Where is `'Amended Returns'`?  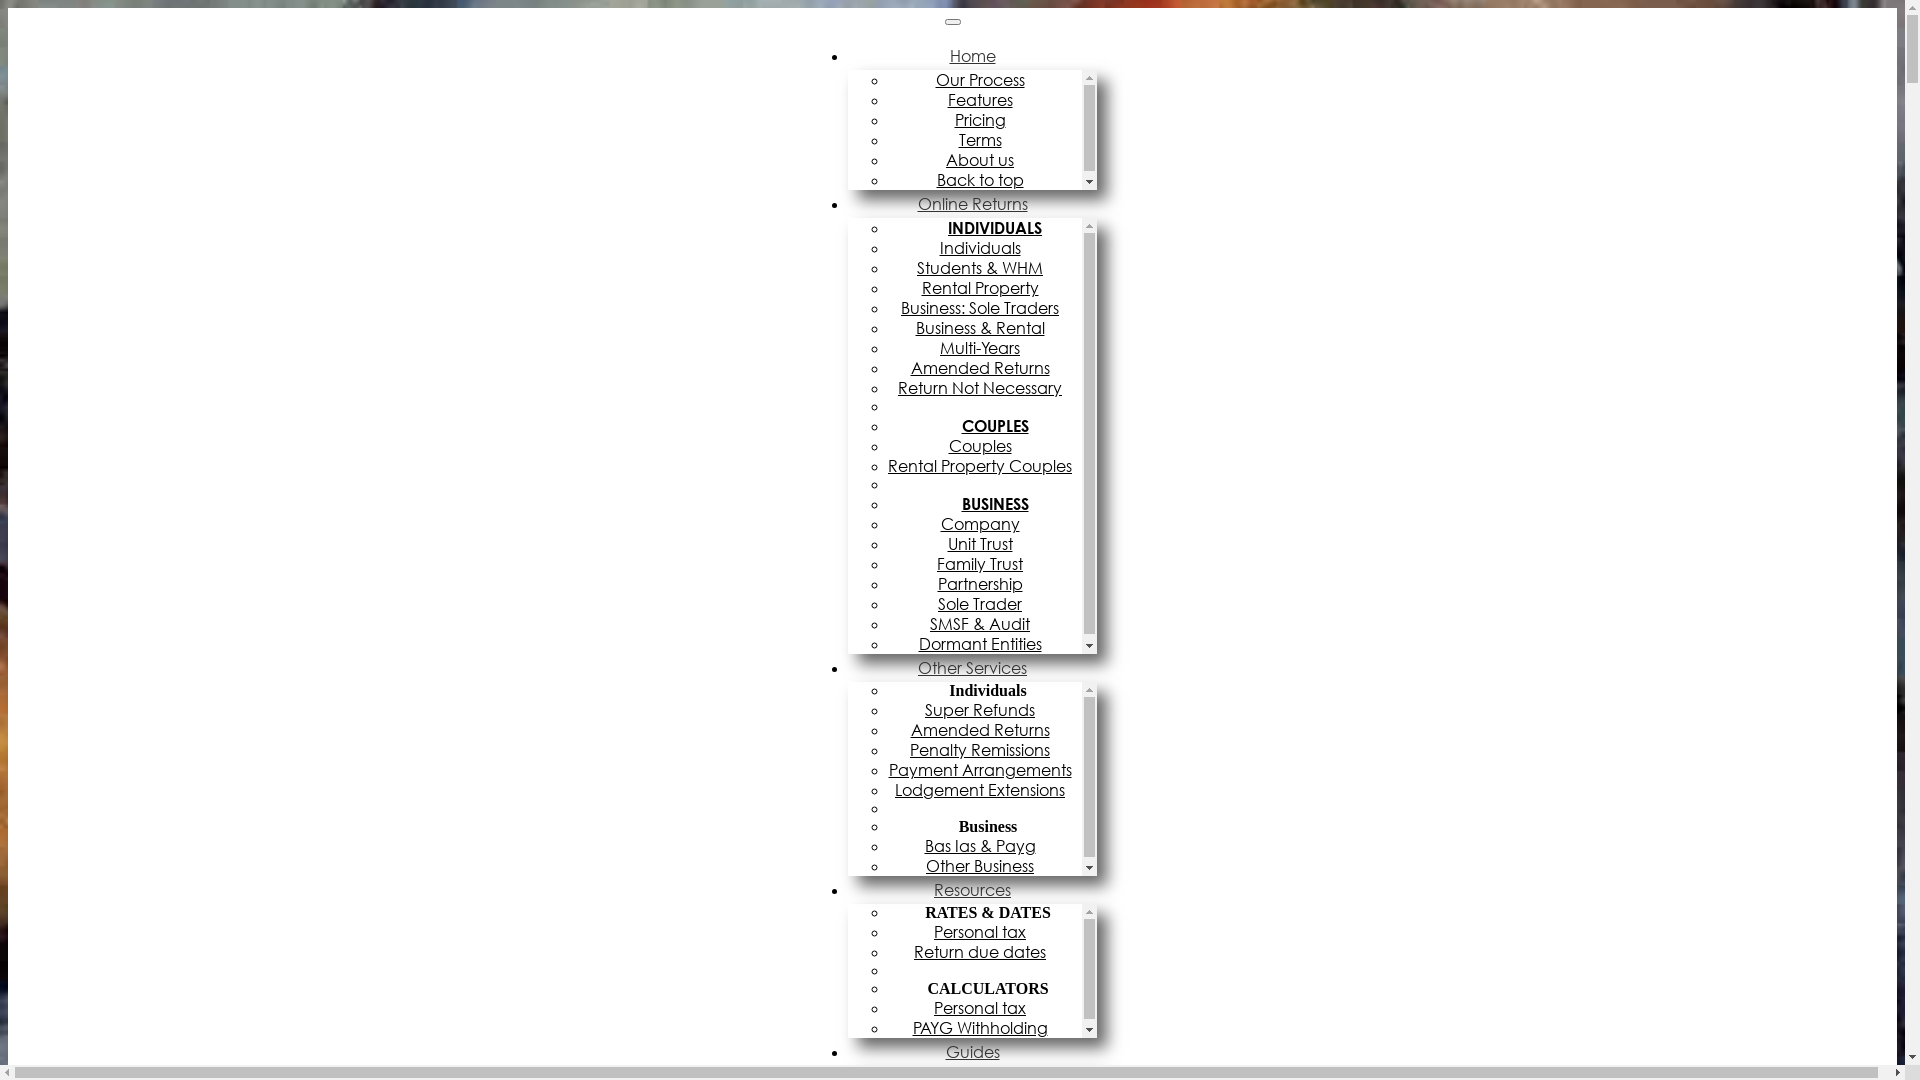
'Amended Returns' is located at coordinates (984, 367).